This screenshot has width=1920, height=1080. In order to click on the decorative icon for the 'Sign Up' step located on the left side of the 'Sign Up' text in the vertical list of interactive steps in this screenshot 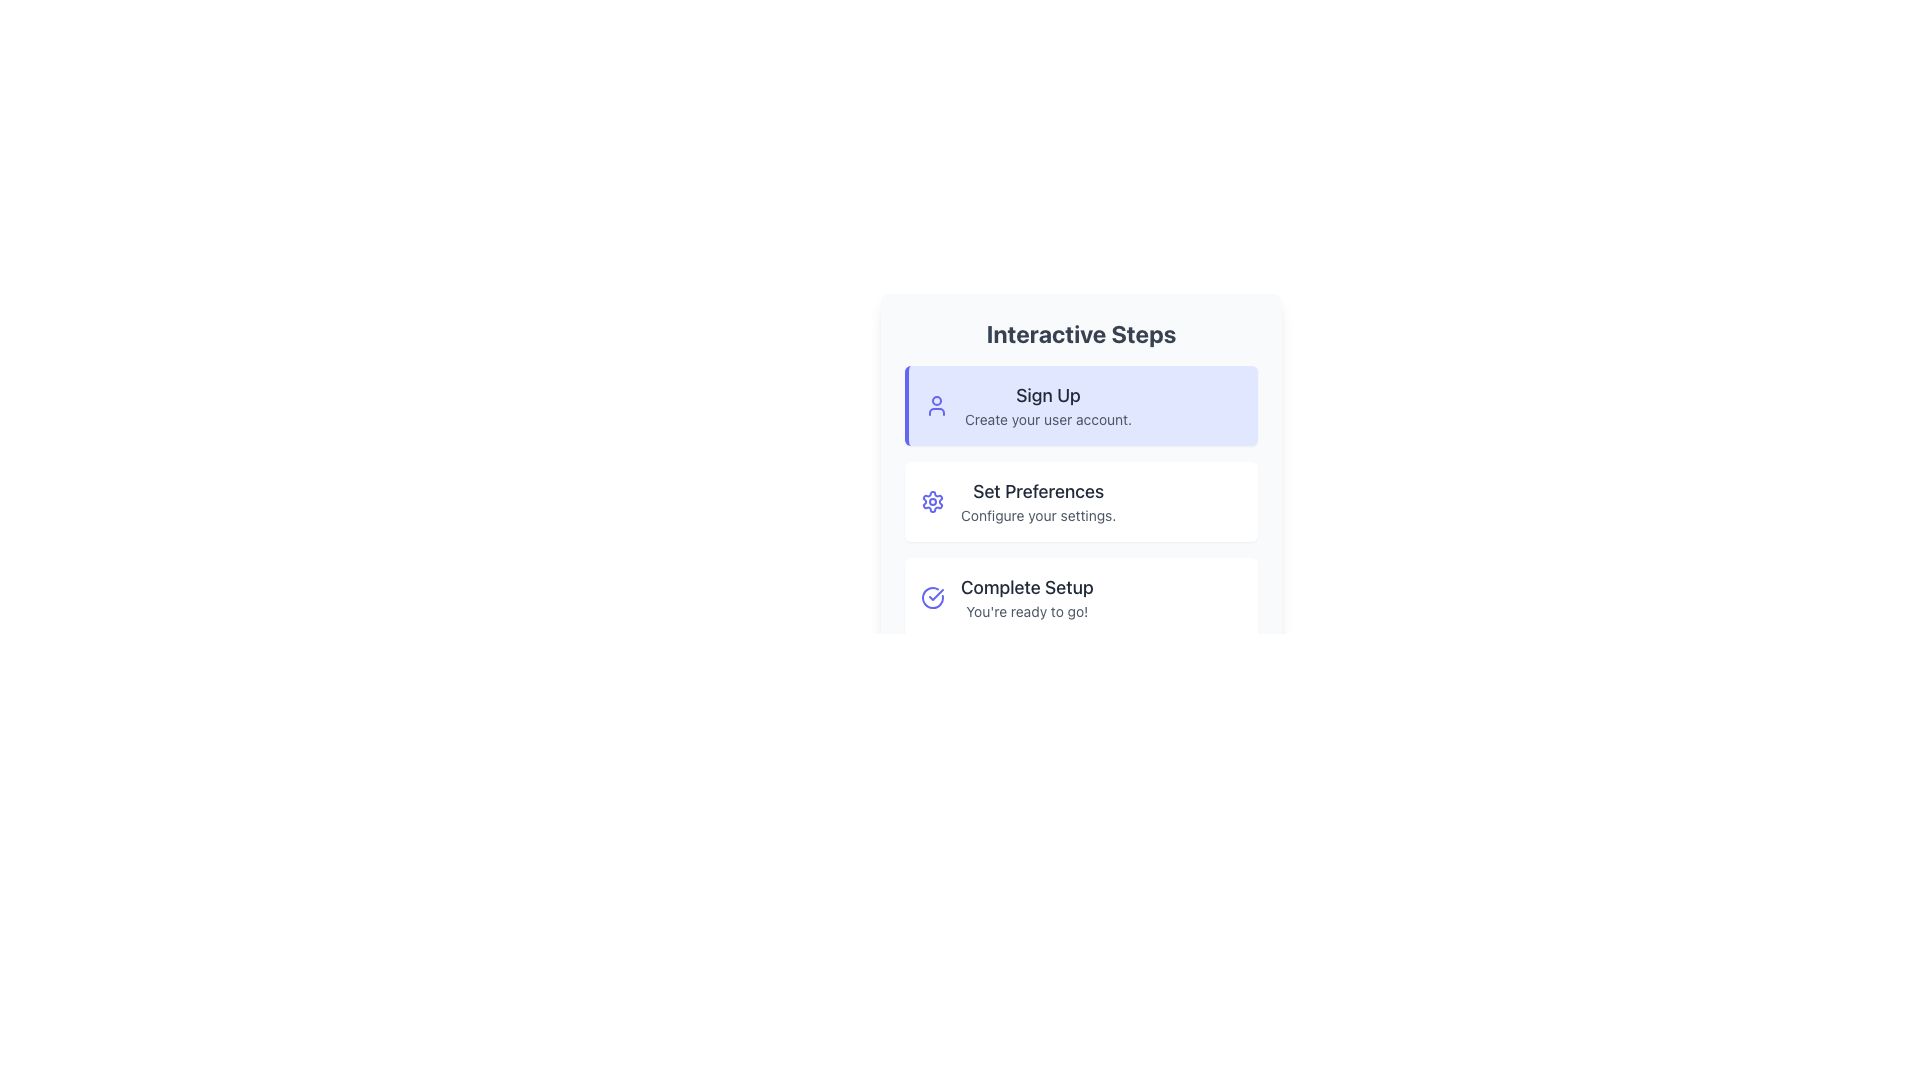, I will do `click(935, 405)`.